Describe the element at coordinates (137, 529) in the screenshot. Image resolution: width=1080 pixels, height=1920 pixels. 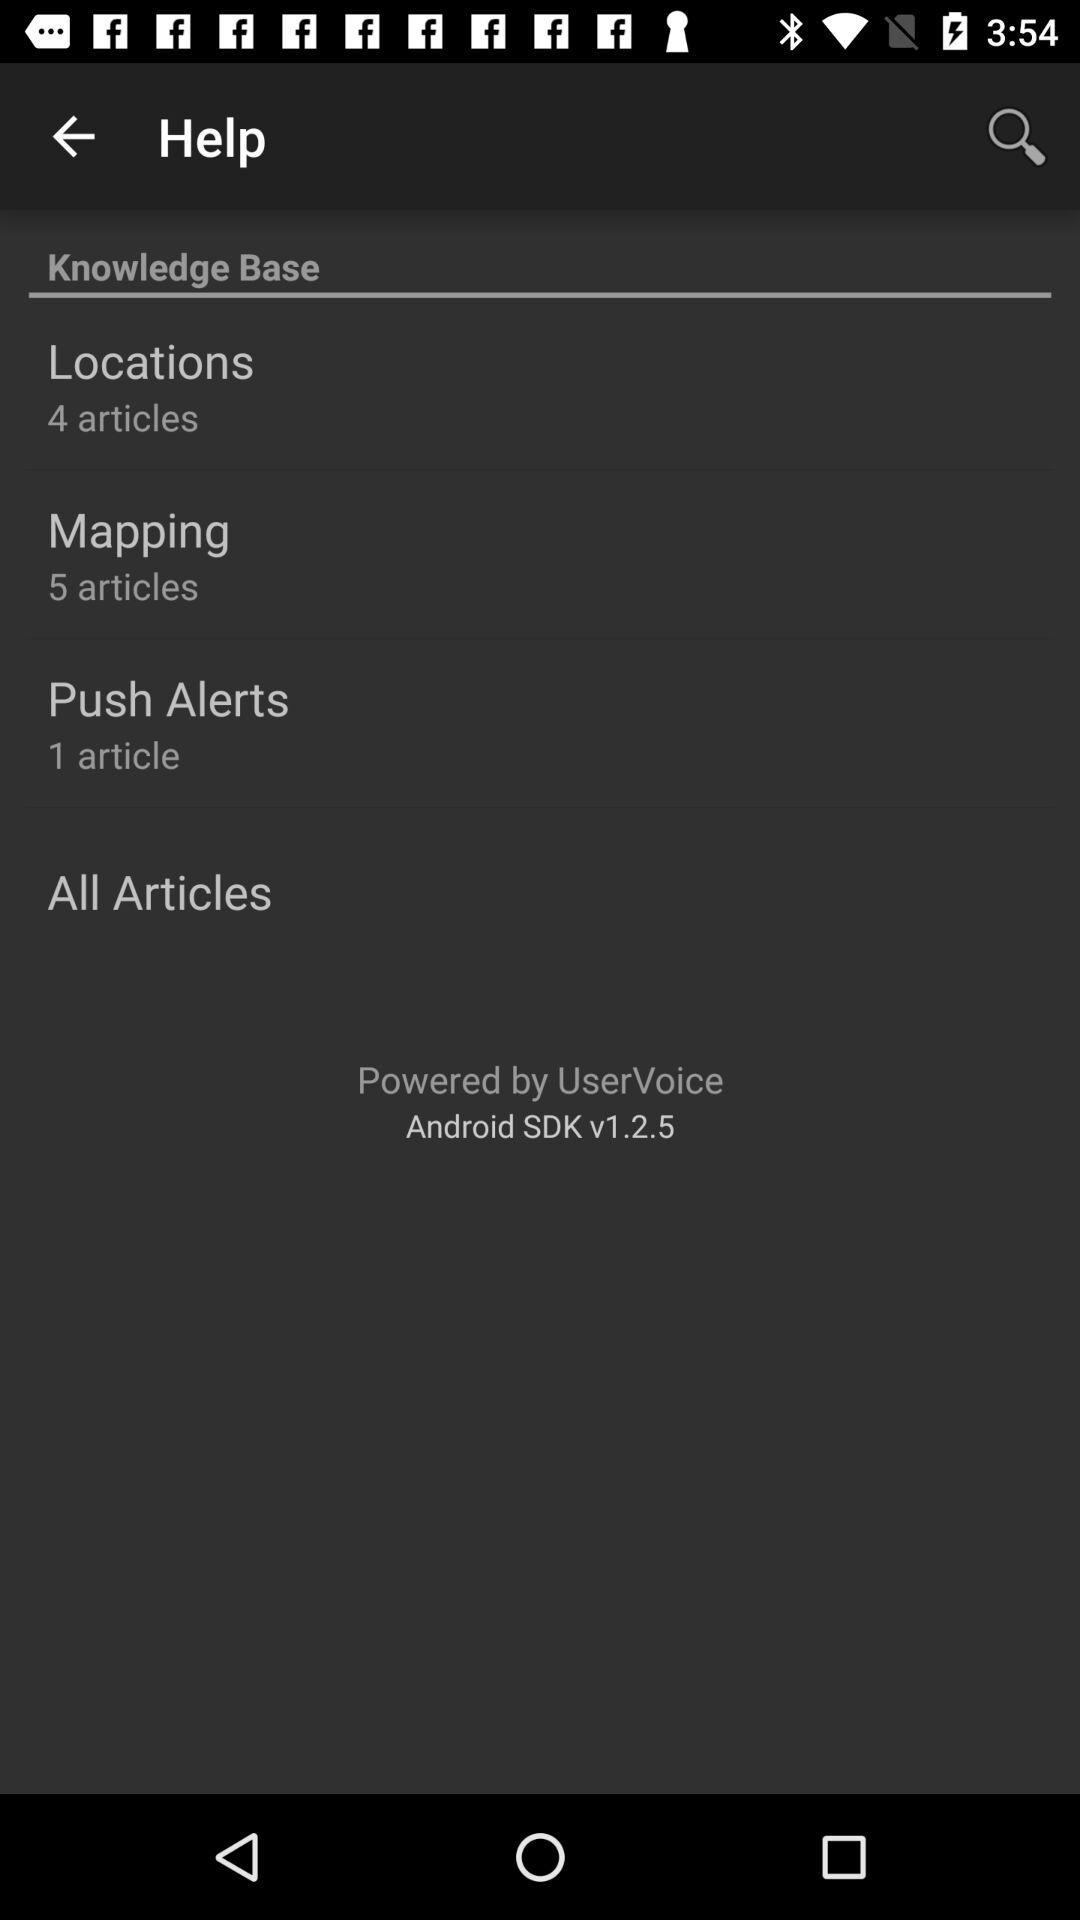
I see `icon above the 5 articles item` at that location.